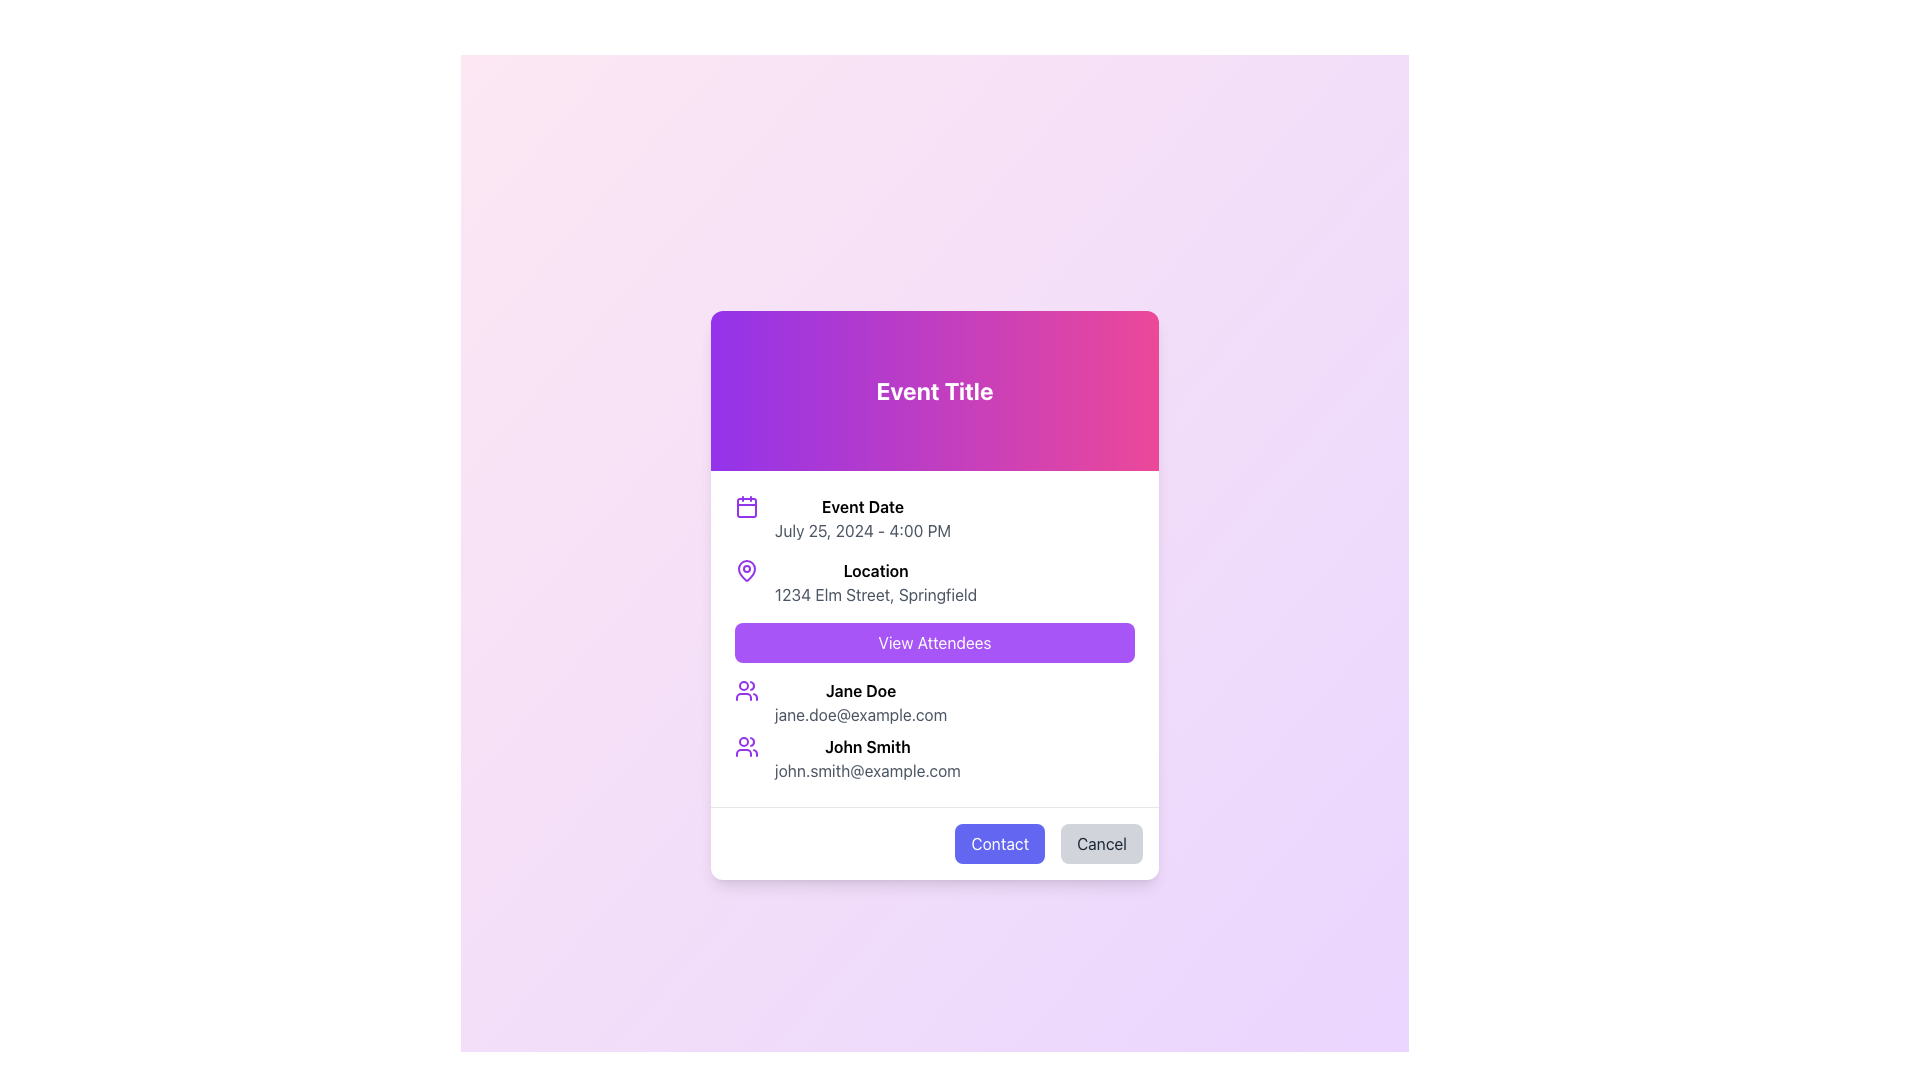 The height and width of the screenshot is (1080, 1920). Describe the element at coordinates (934, 701) in the screenshot. I see `the email address text of the first user profile entry displayed in the modal window, located just below the 'View Attendees' button` at that location.